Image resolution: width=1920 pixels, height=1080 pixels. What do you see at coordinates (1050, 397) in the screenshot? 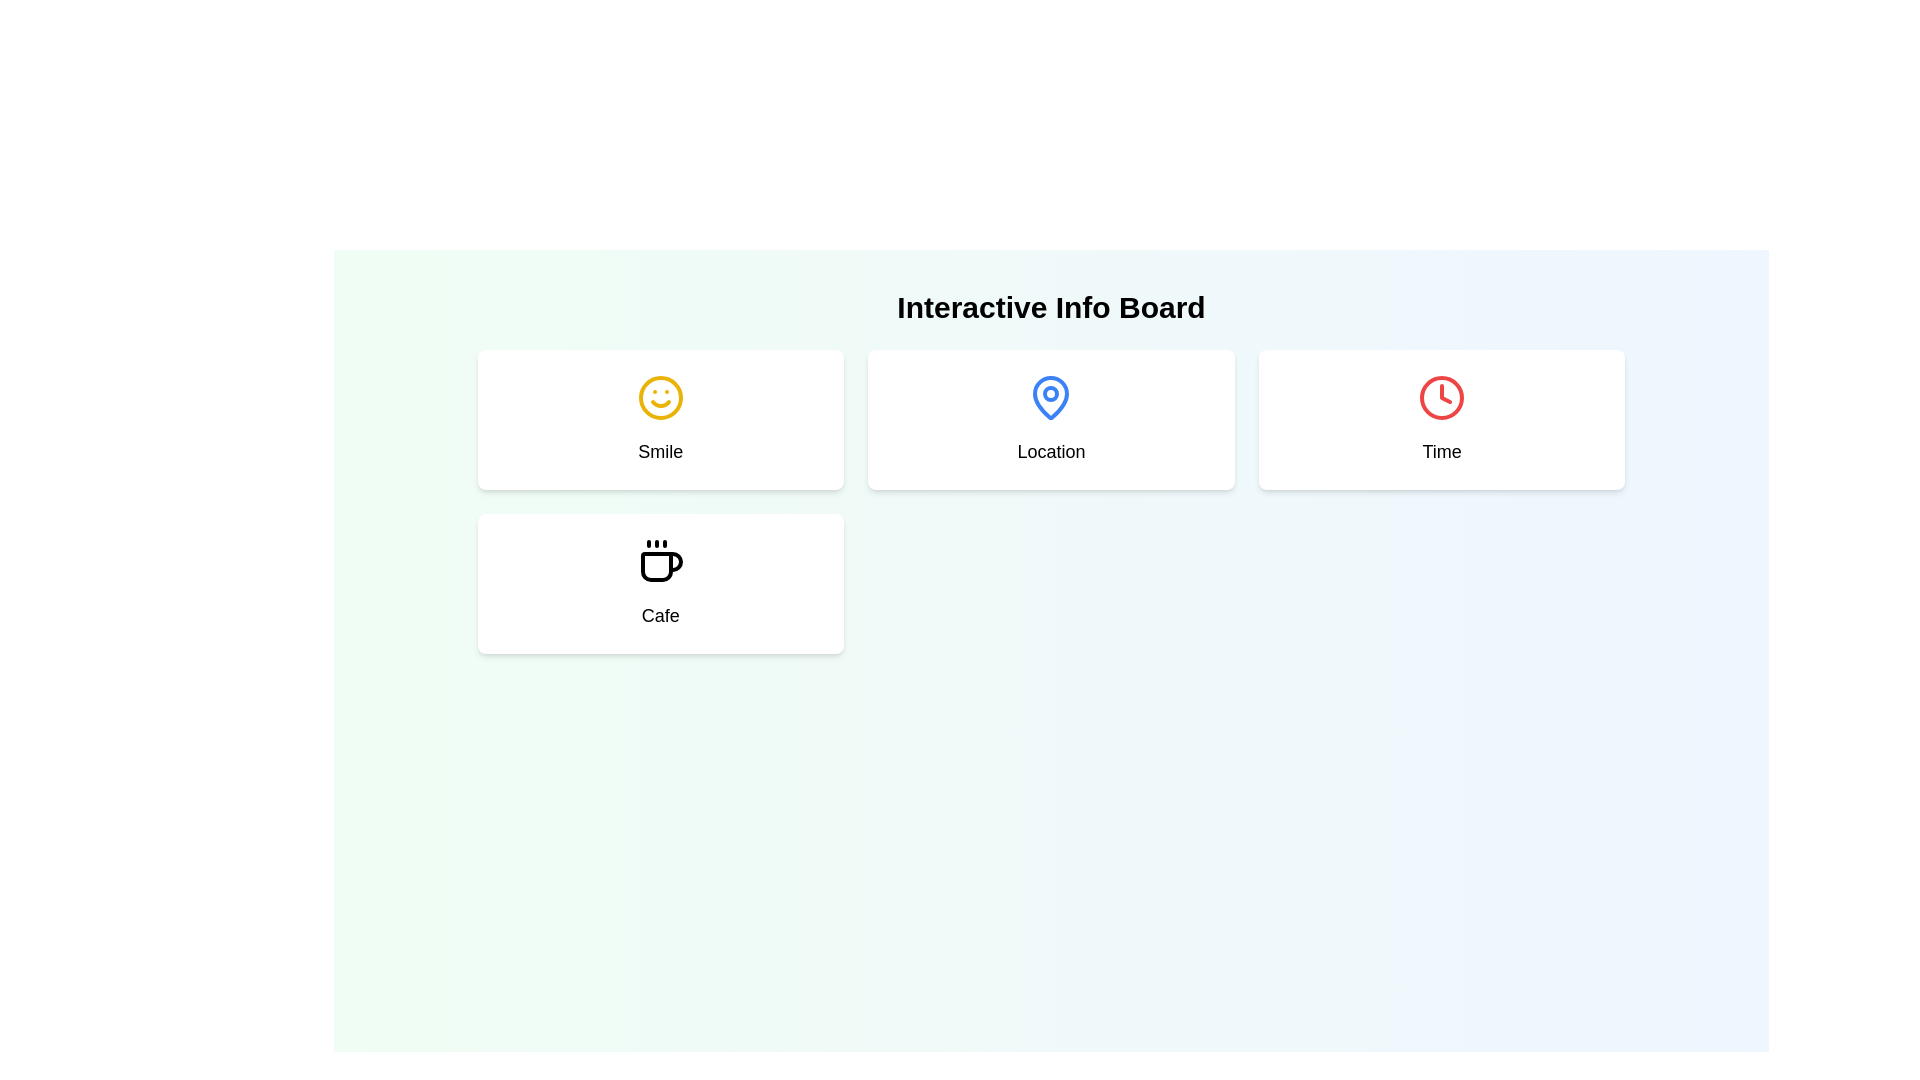
I see `the map pin graphical icon located within the 'Location' card, which is the second card in the top row of the interface layout` at bounding box center [1050, 397].